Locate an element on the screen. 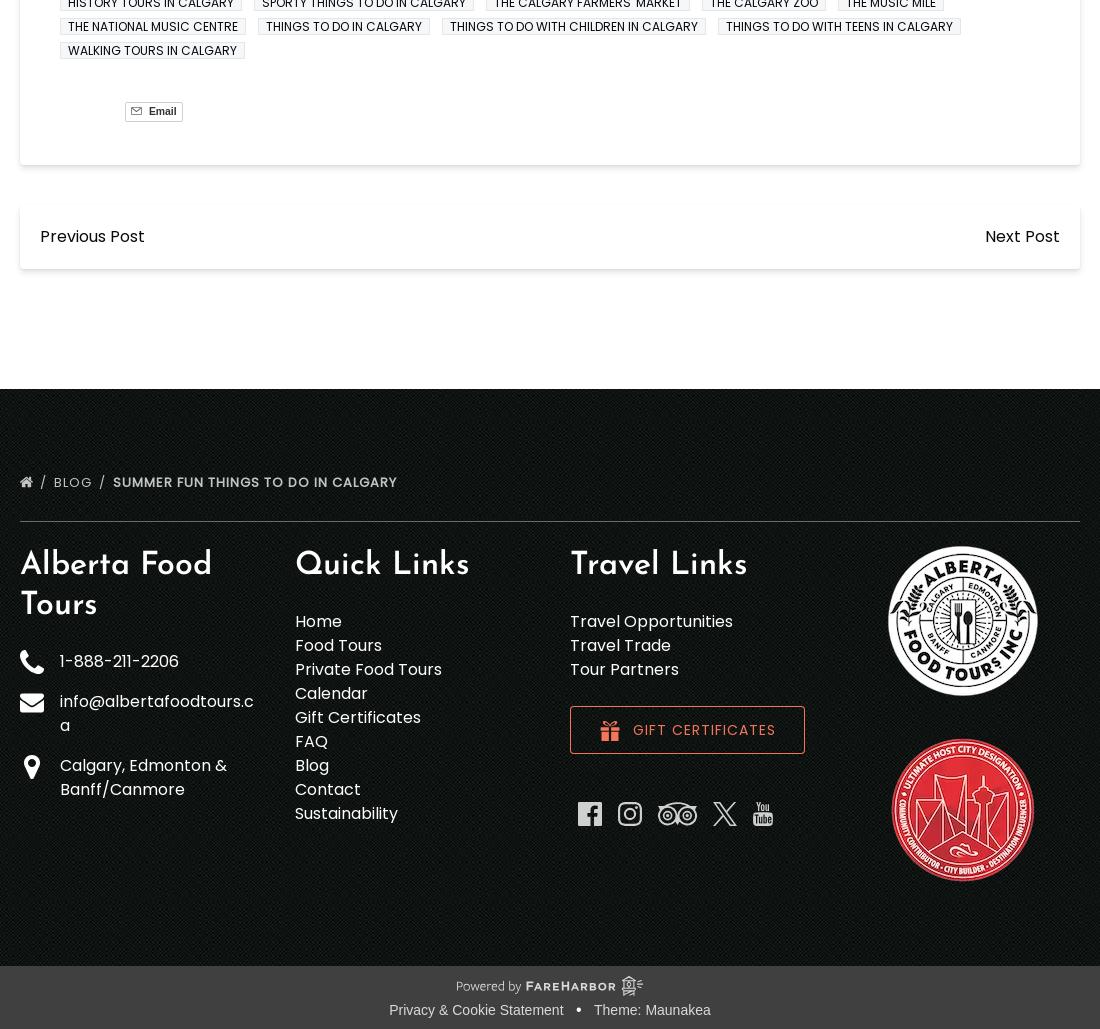 This screenshot has height=1029, width=1100. 'The National Music Centre' is located at coordinates (152, 25).